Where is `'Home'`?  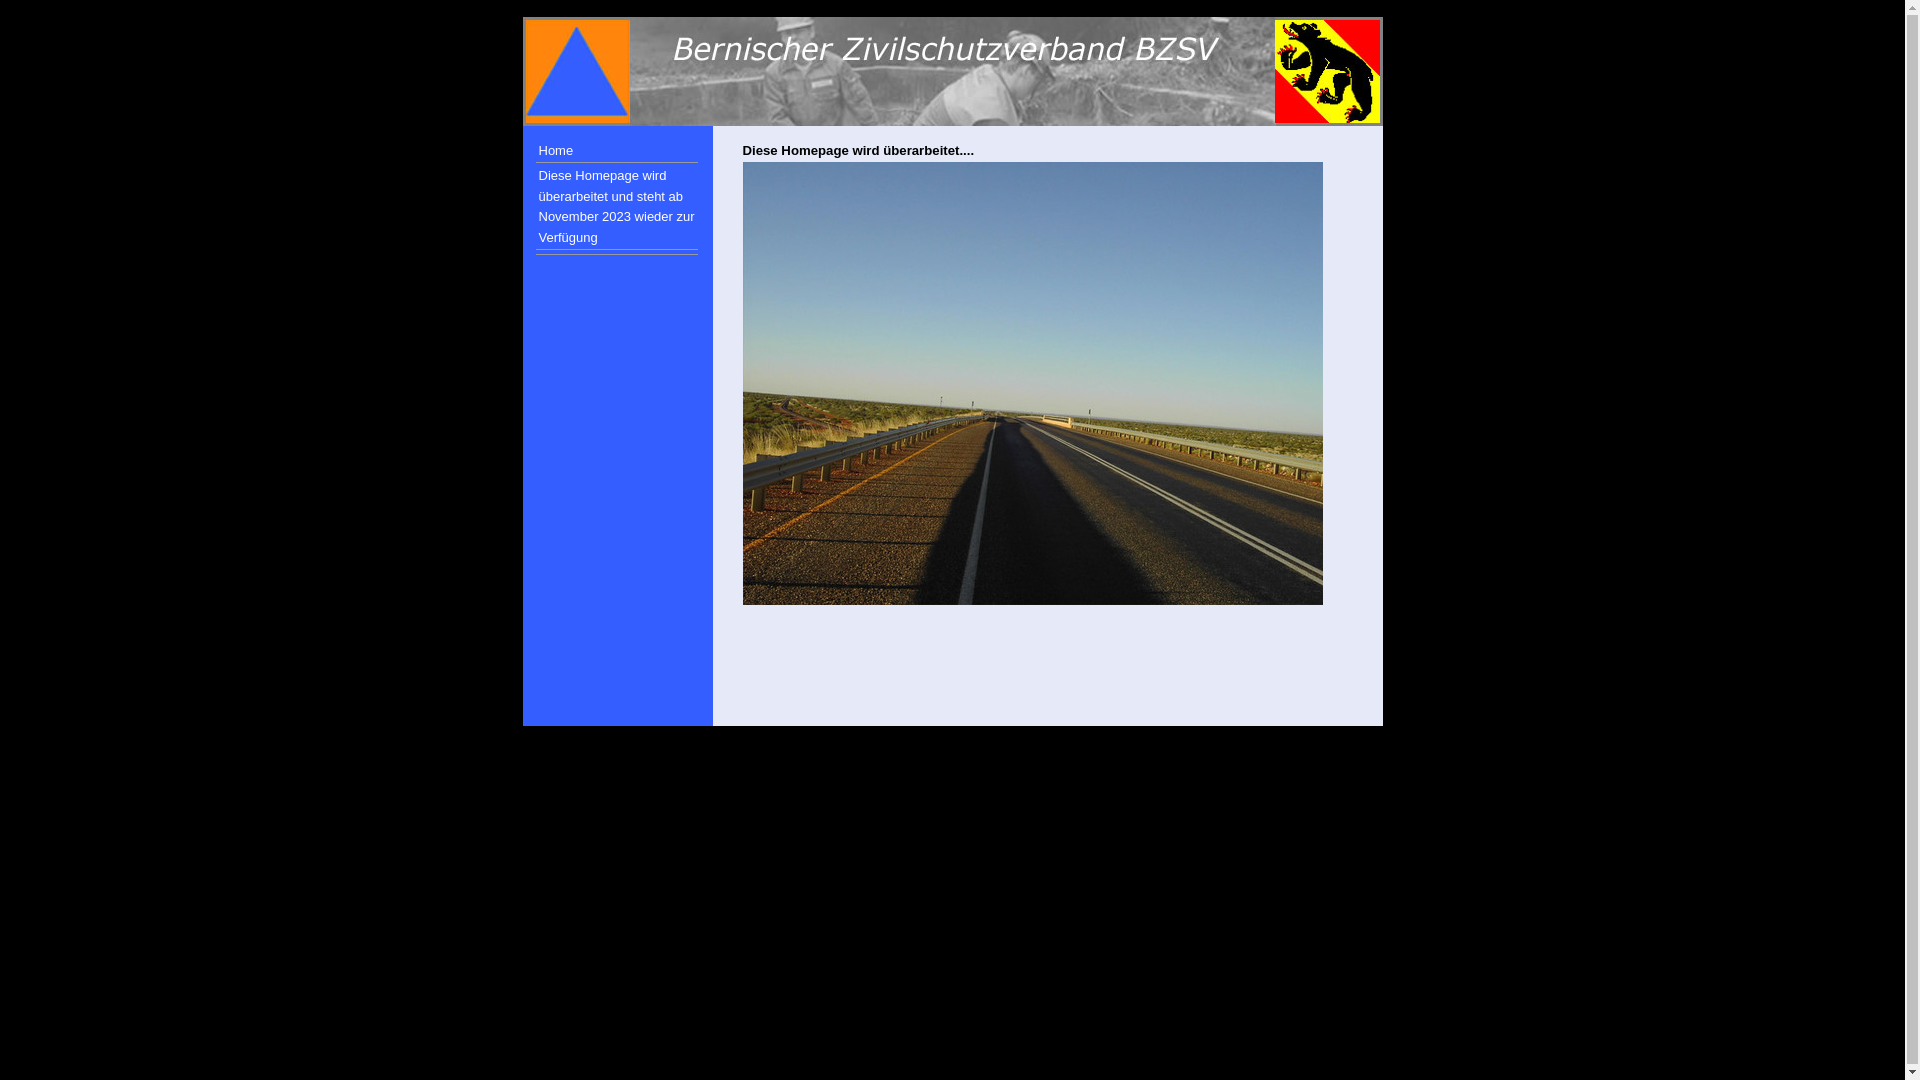
'Home' is located at coordinates (616, 149).